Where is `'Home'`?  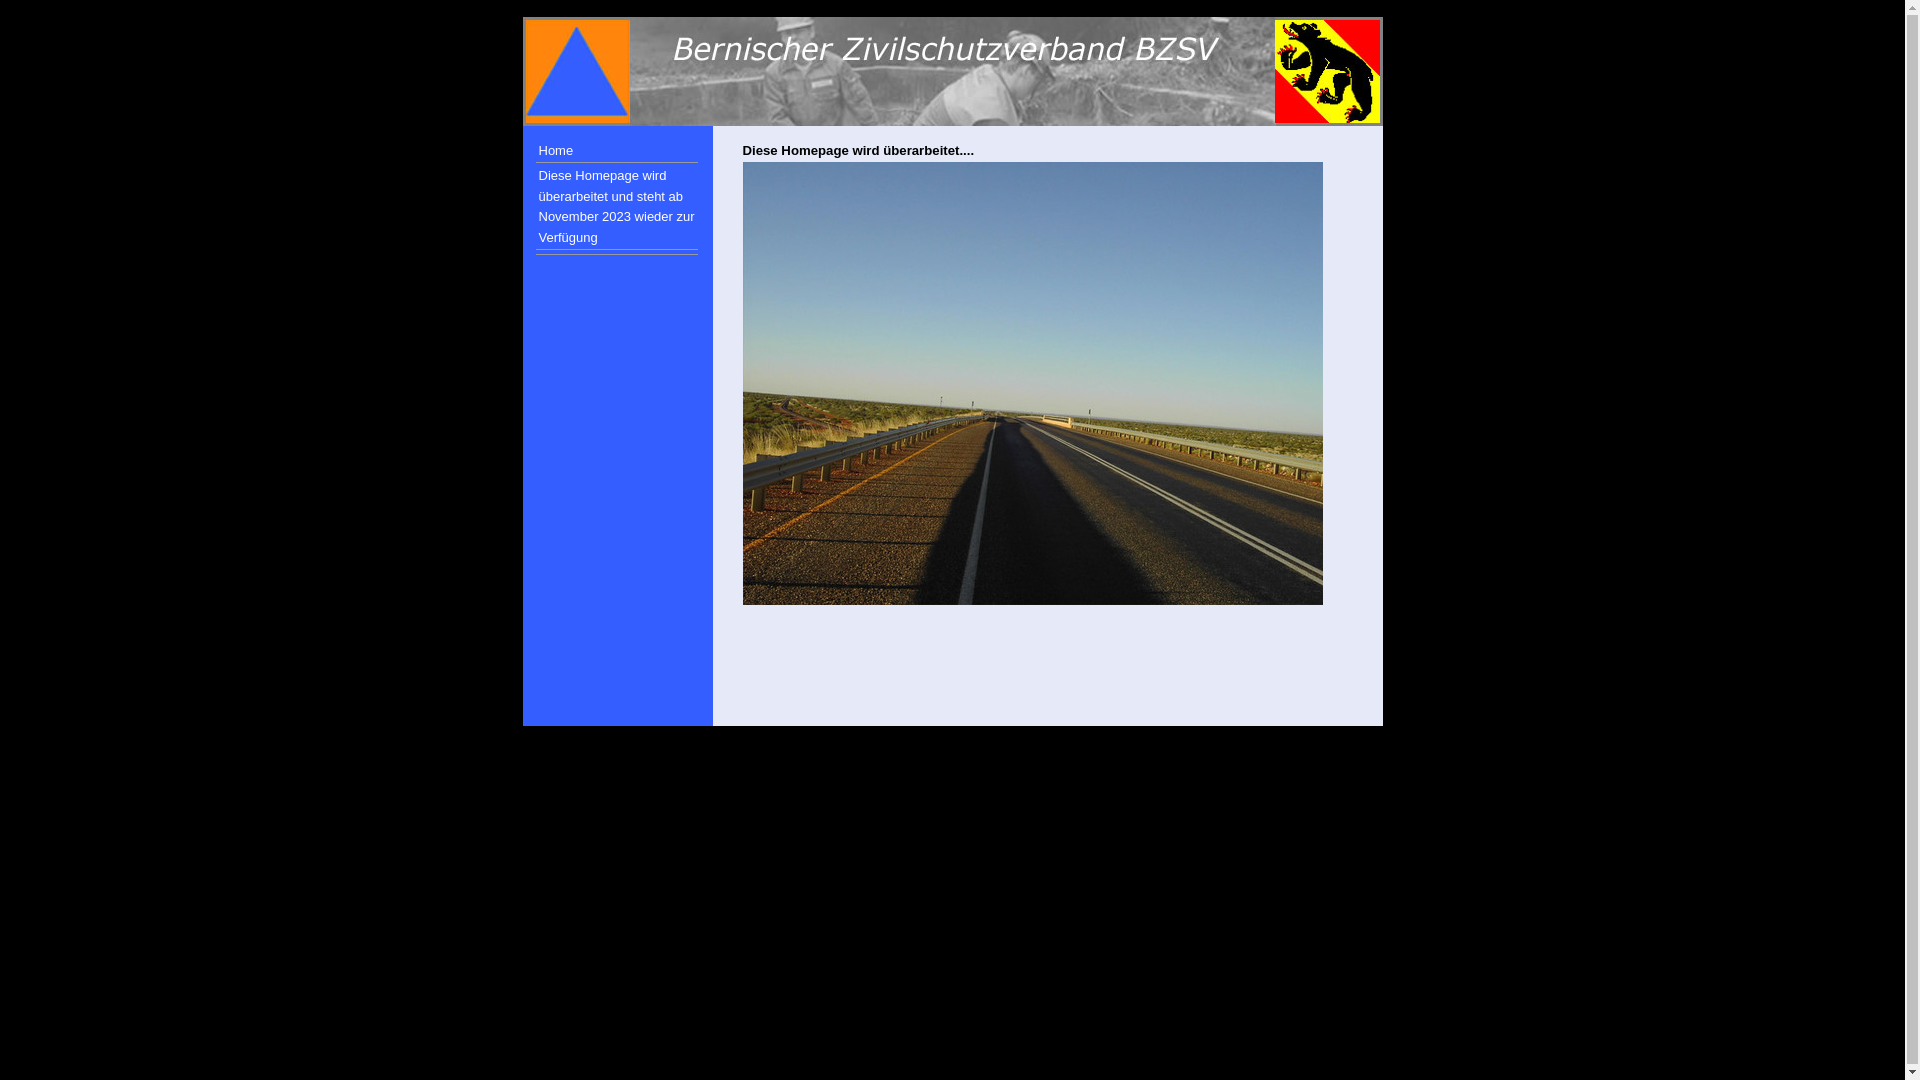
'Home' is located at coordinates (616, 149).